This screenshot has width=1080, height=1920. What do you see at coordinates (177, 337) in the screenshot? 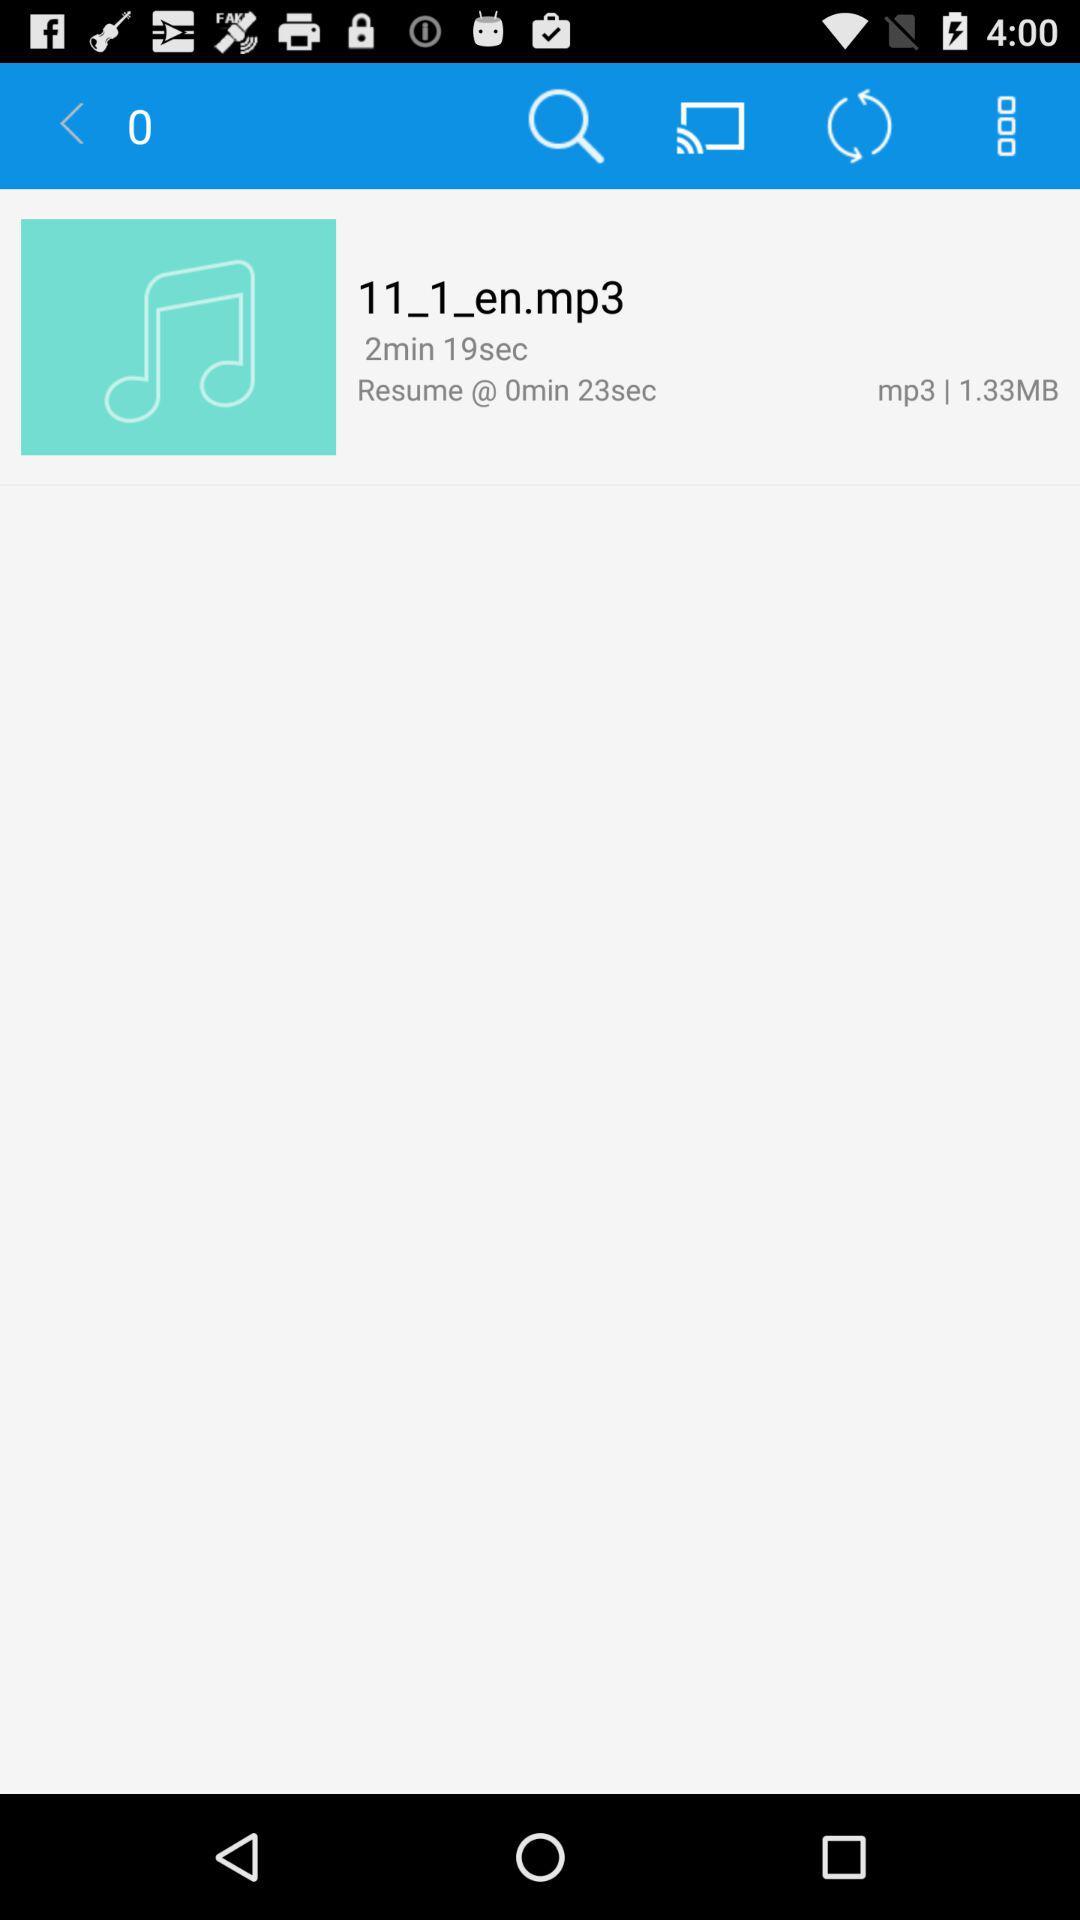
I see `the app next to the 11_1_en.mp3` at bounding box center [177, 337].